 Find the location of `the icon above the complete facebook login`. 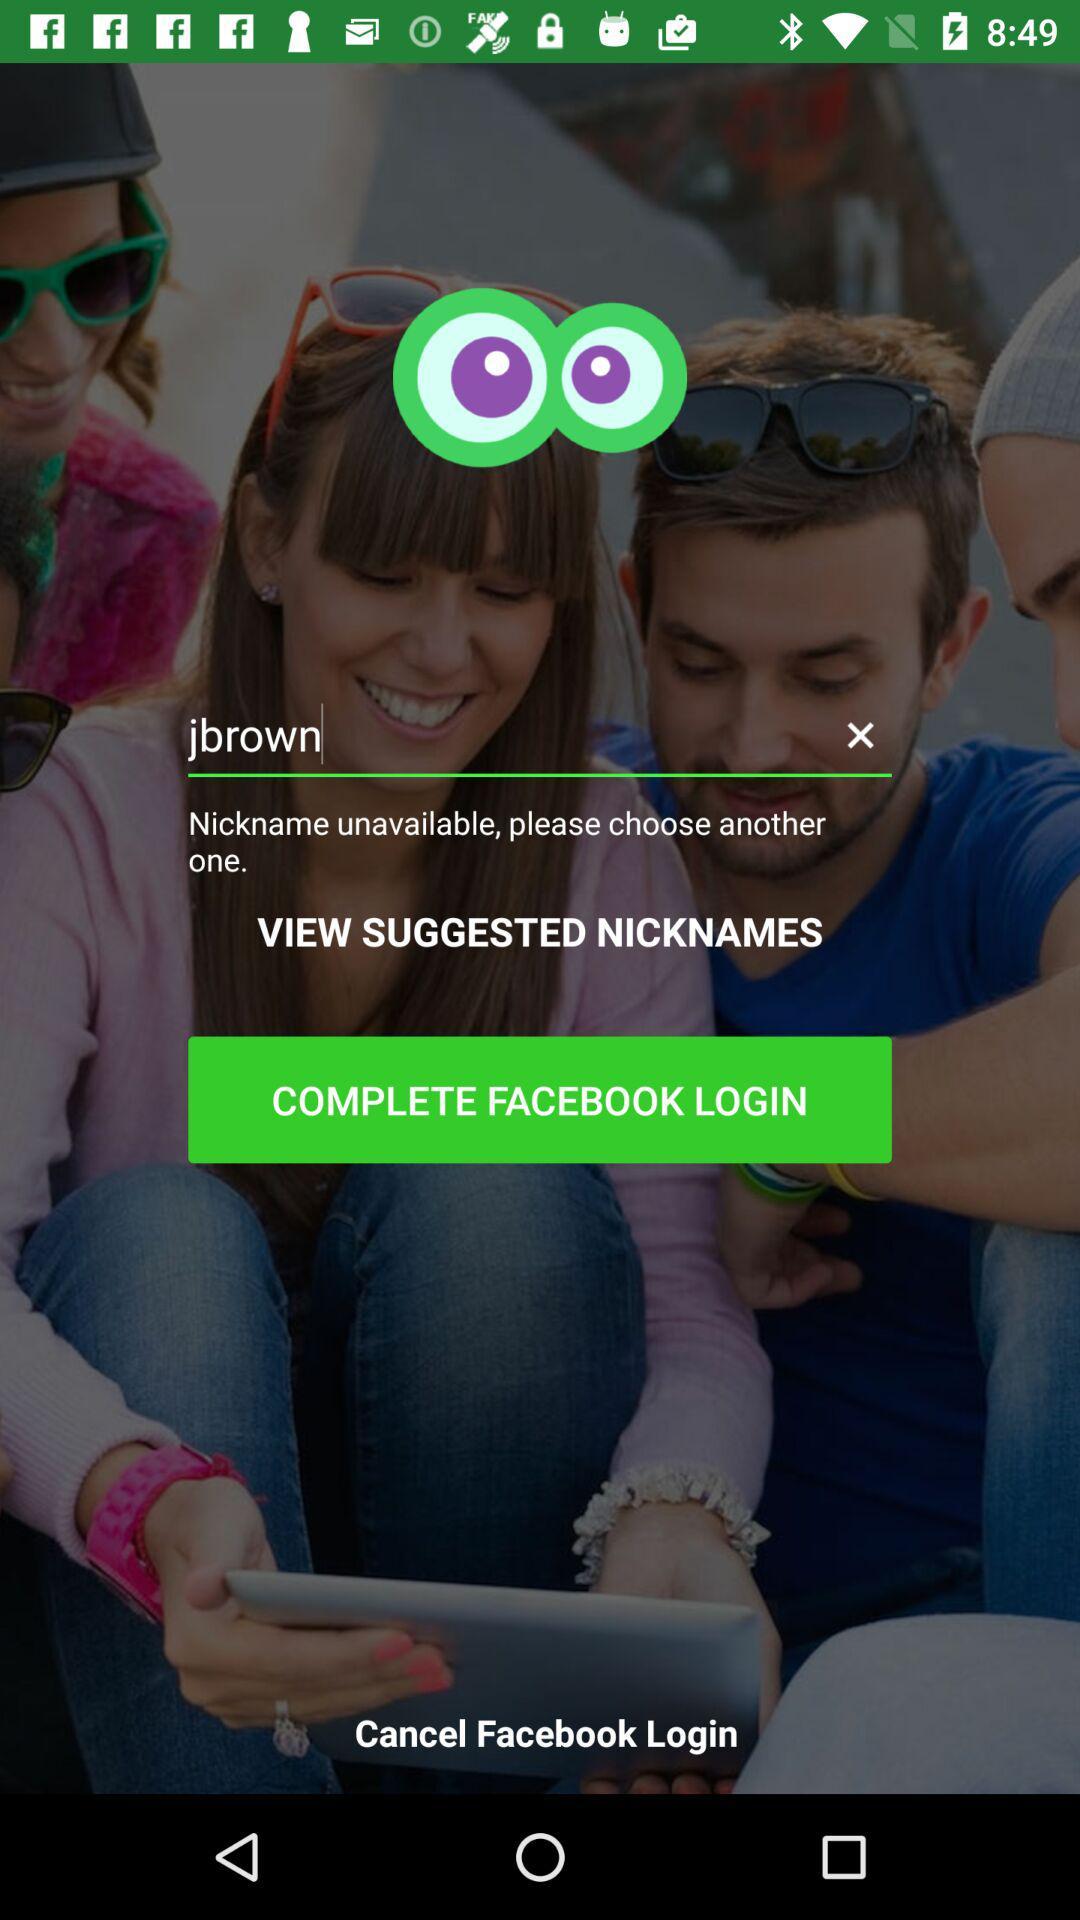

the icon above the complete facebook login is located at coordinates (540, 930).